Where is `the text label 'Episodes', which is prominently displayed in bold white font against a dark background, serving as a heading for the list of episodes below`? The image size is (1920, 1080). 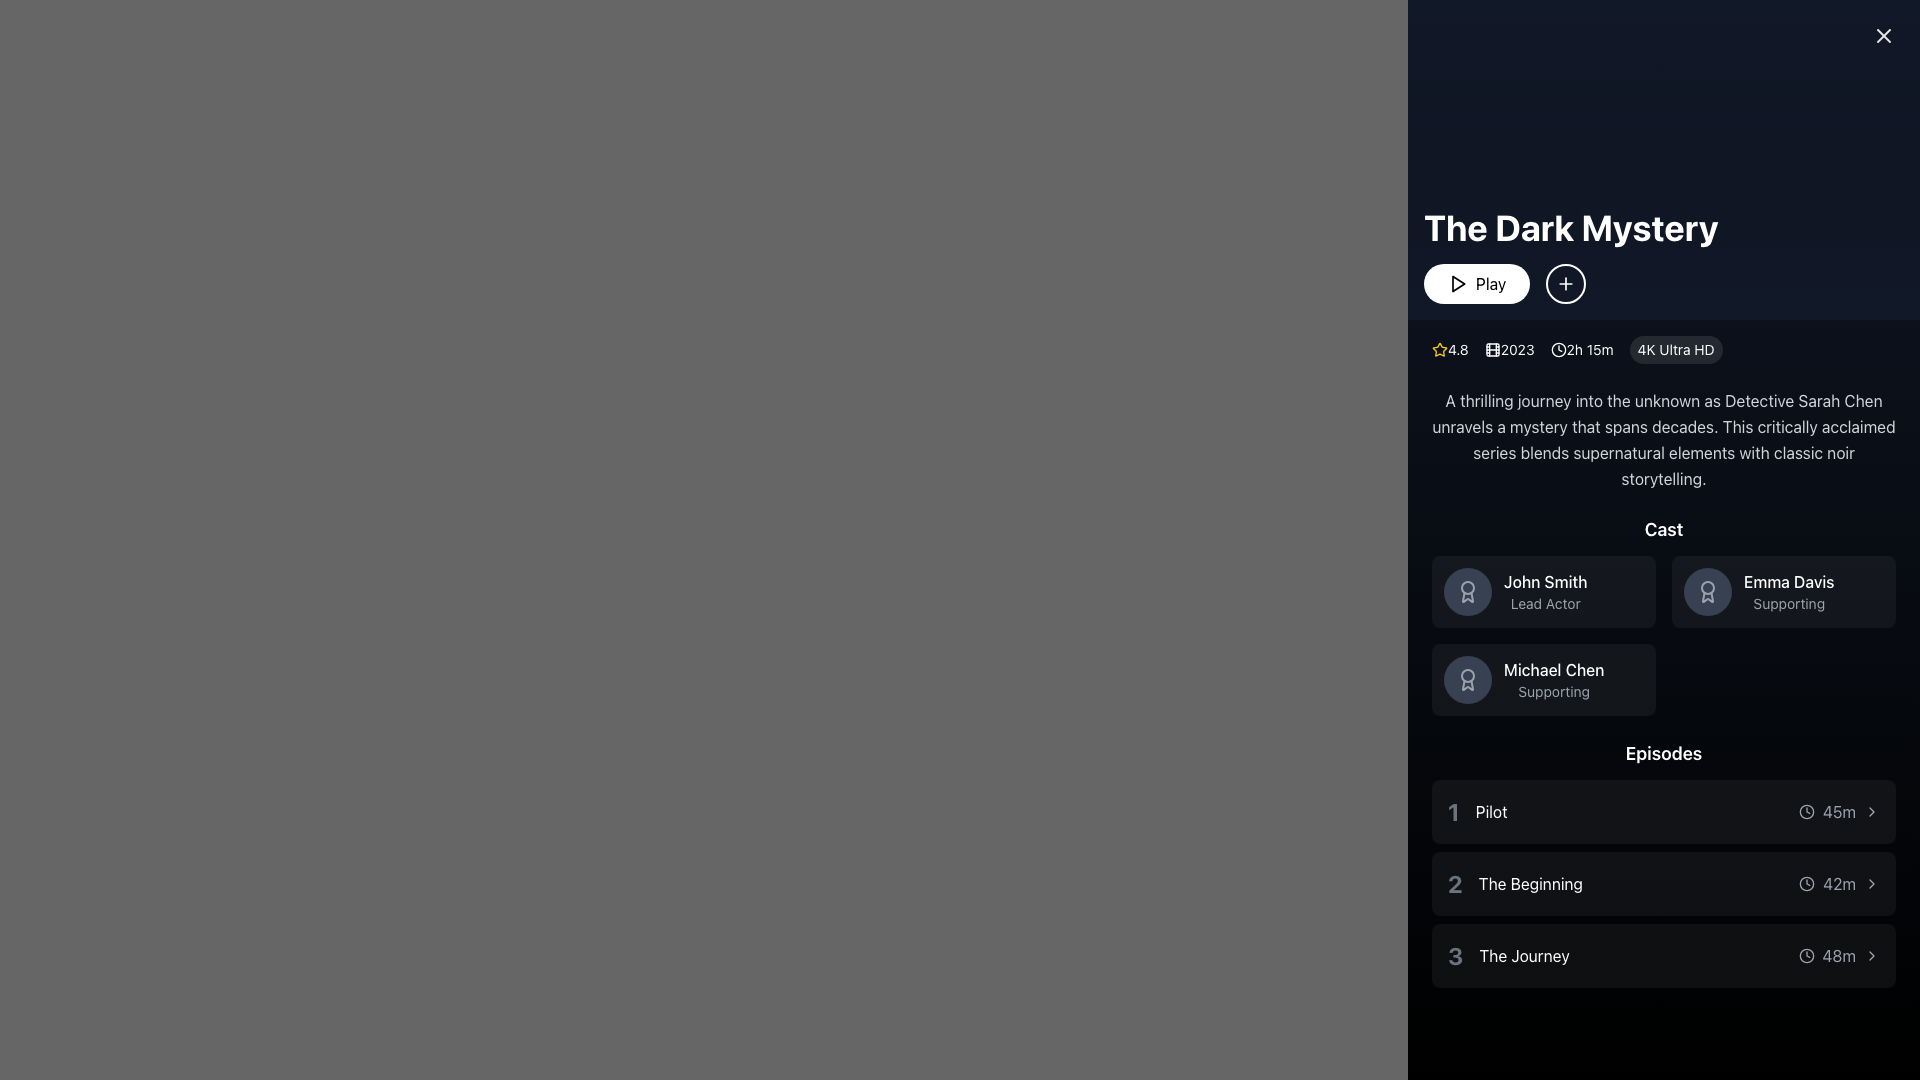 the text label 'Episodes', which is prominently displayed in bold white font against a dark background, serving as a heading for the list of episodes below is located at coordinates (1664, 753).